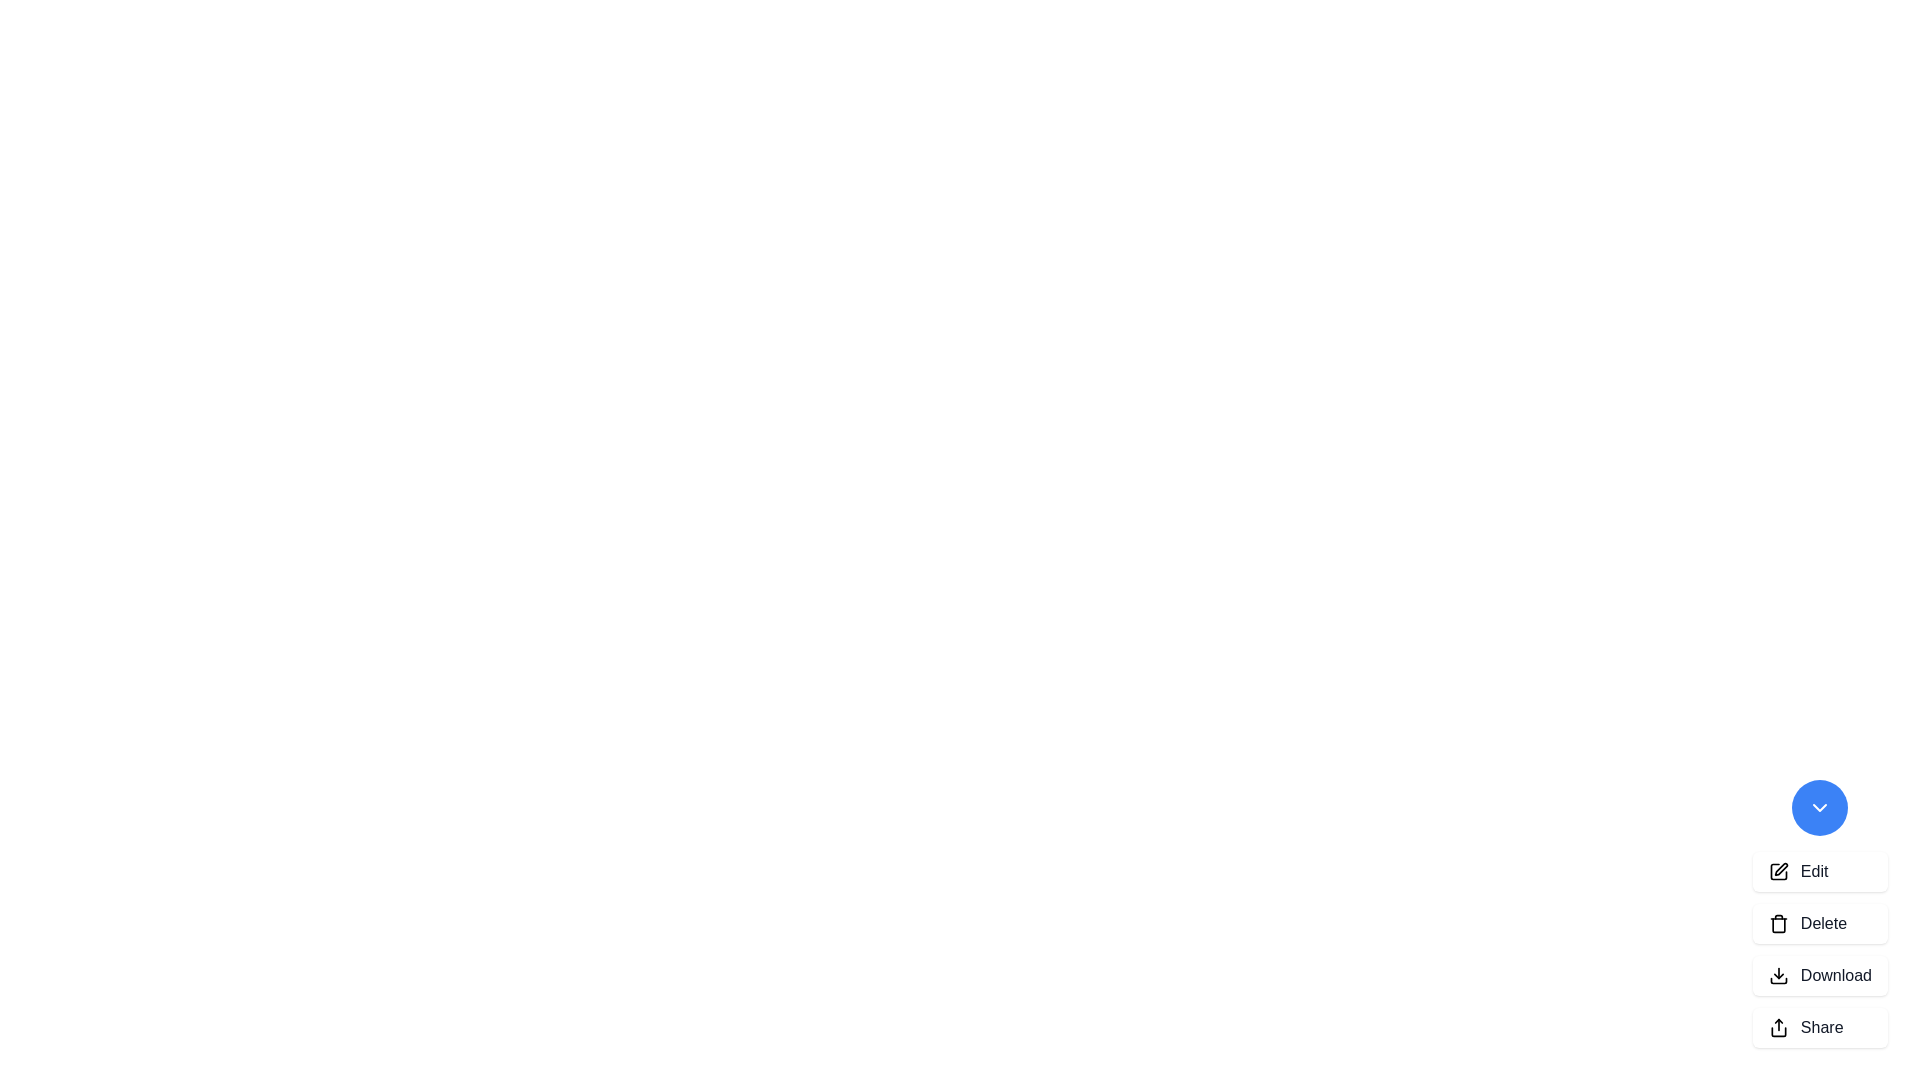 This screenshot has width=1920, height=1080. Describe the element at coordinates (1819, 924) in the screenshot. I see `the 'Delete' button to select the 'Delete' action` at that location.